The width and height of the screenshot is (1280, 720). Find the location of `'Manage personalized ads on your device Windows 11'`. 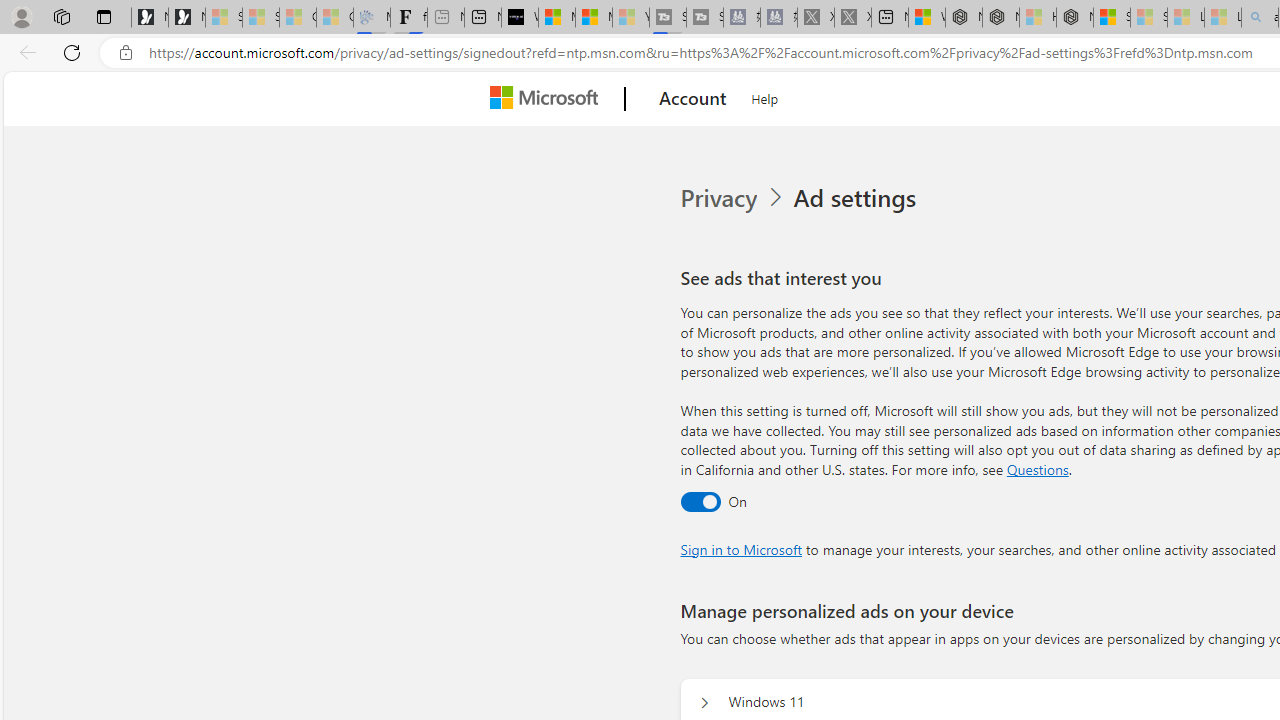

'Manage personalized ads on your device Windows 11' is located at coordinates (704, 702).